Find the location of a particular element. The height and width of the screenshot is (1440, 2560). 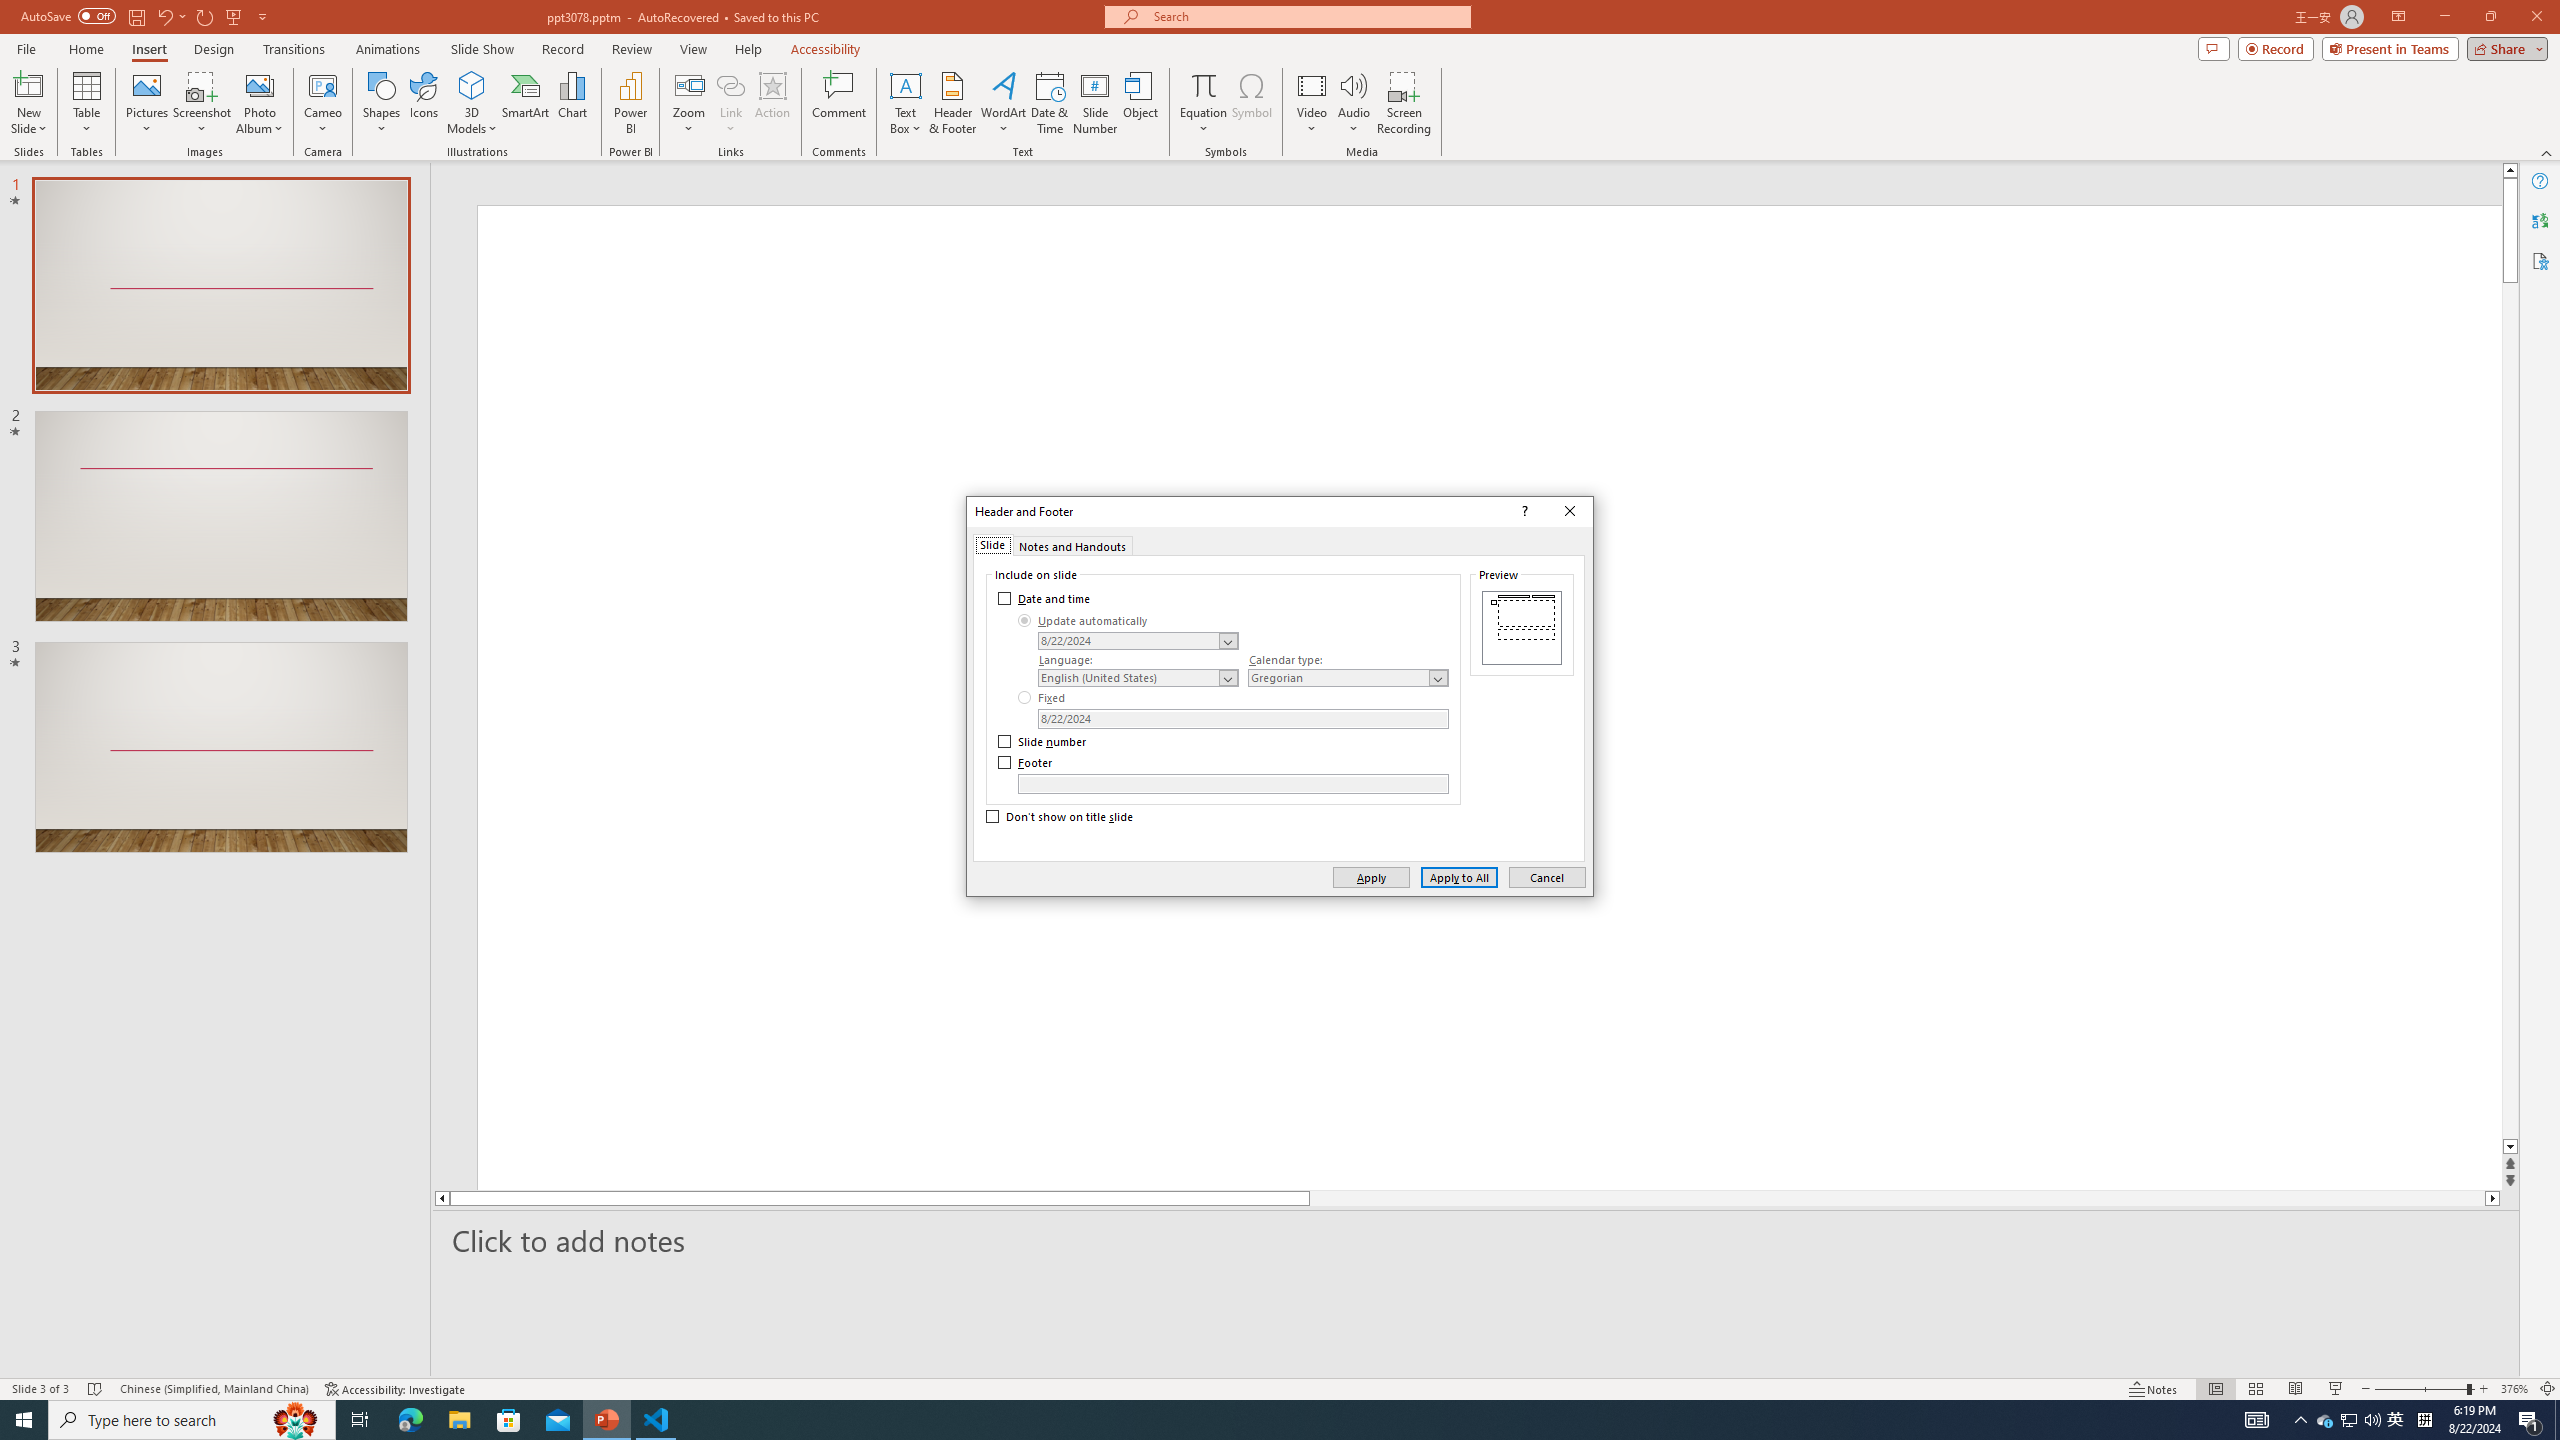

'Draw Horizontal Text Box' is located at coordinates (905, 84).